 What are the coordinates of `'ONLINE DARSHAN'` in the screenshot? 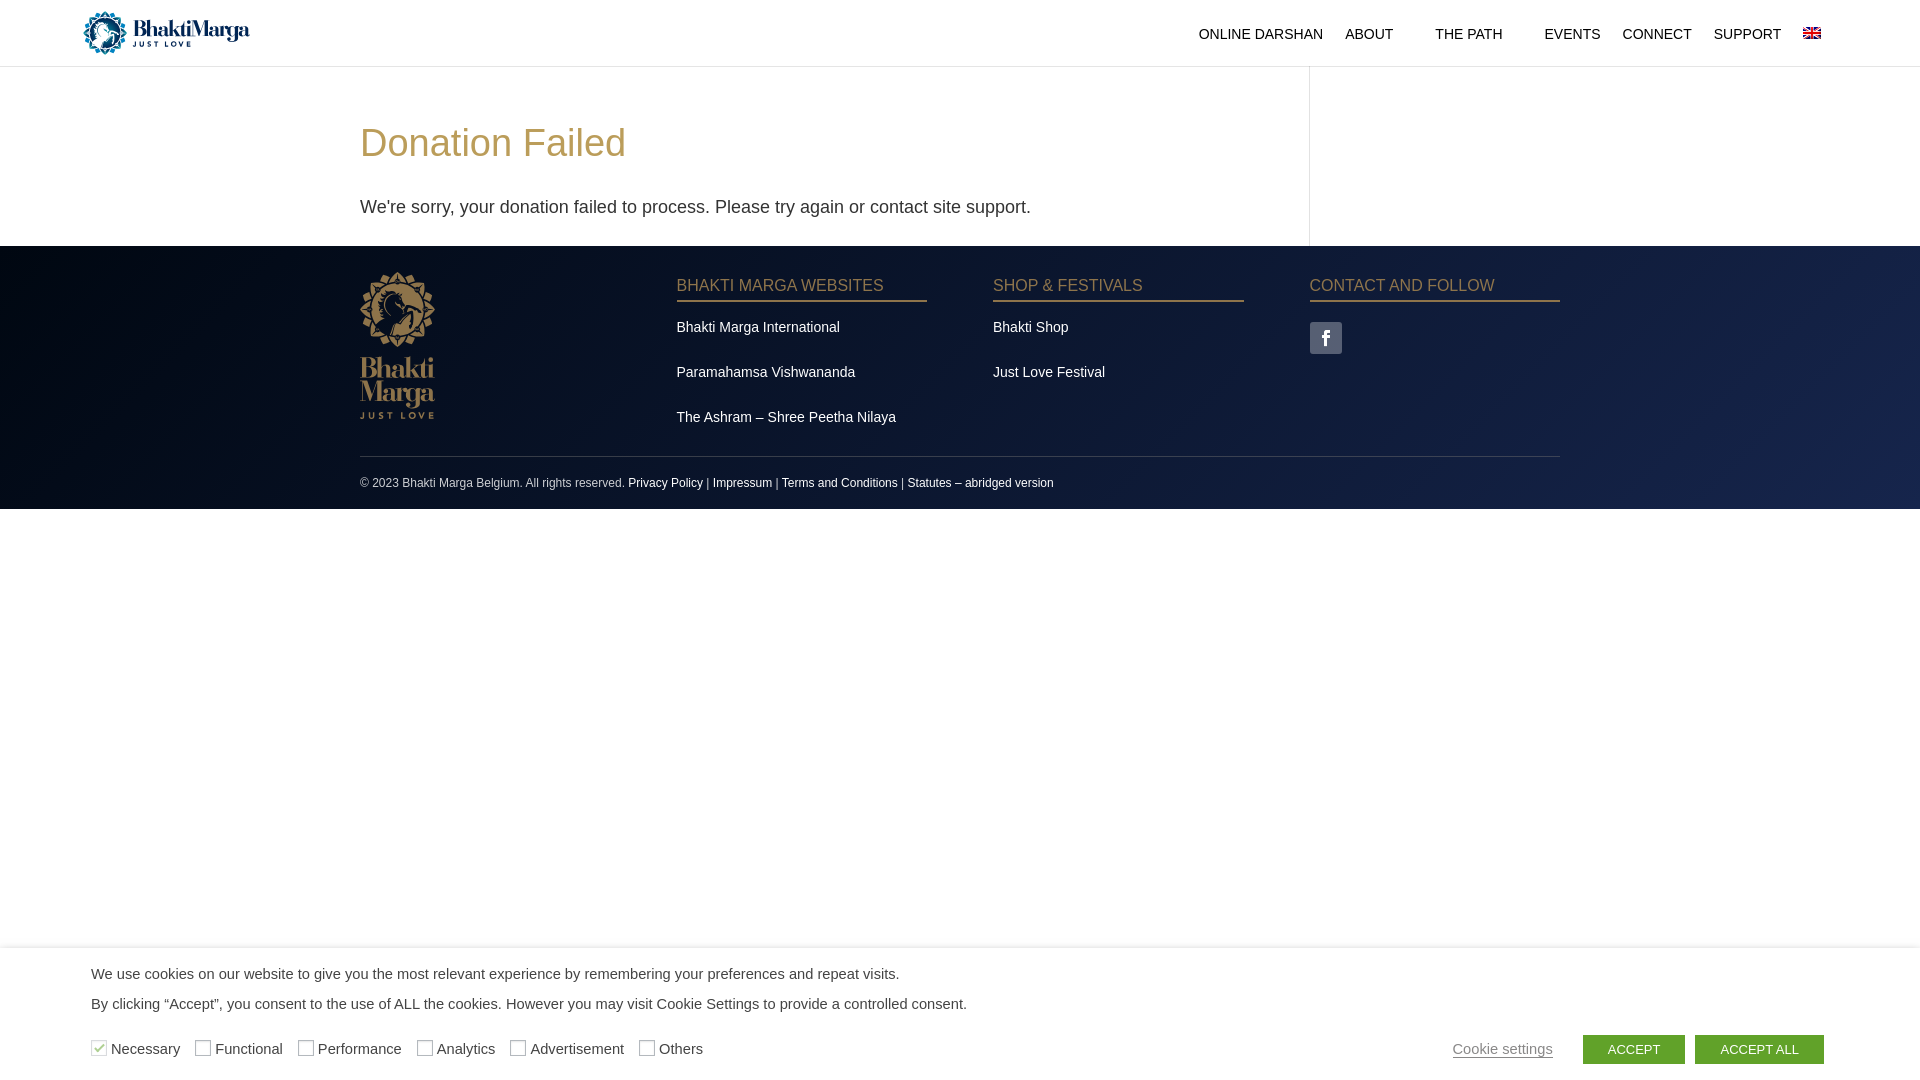 It's located at (1260, 45).